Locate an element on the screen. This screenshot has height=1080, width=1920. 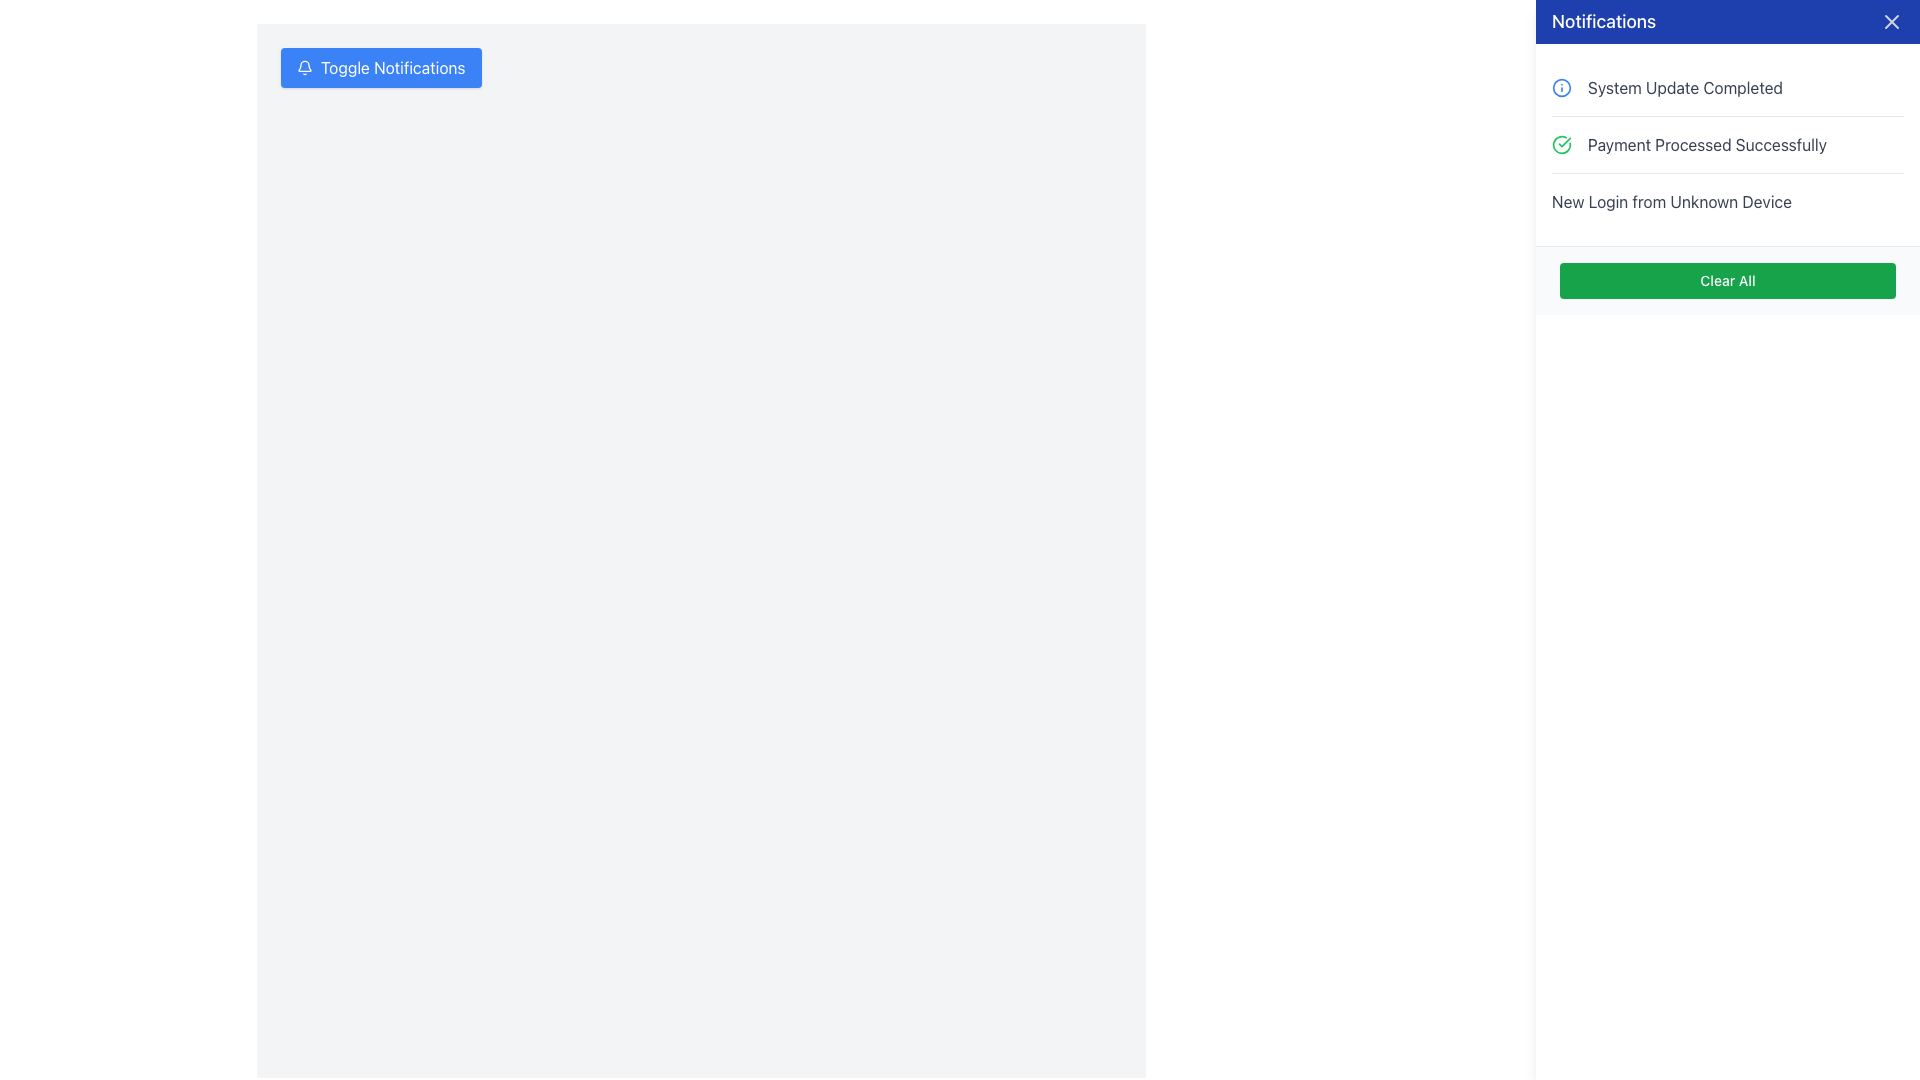
the blue circular SVG icon located next to the 'Notifications' header in the upper right corner of the layout is located at coordinates (1560, 87).